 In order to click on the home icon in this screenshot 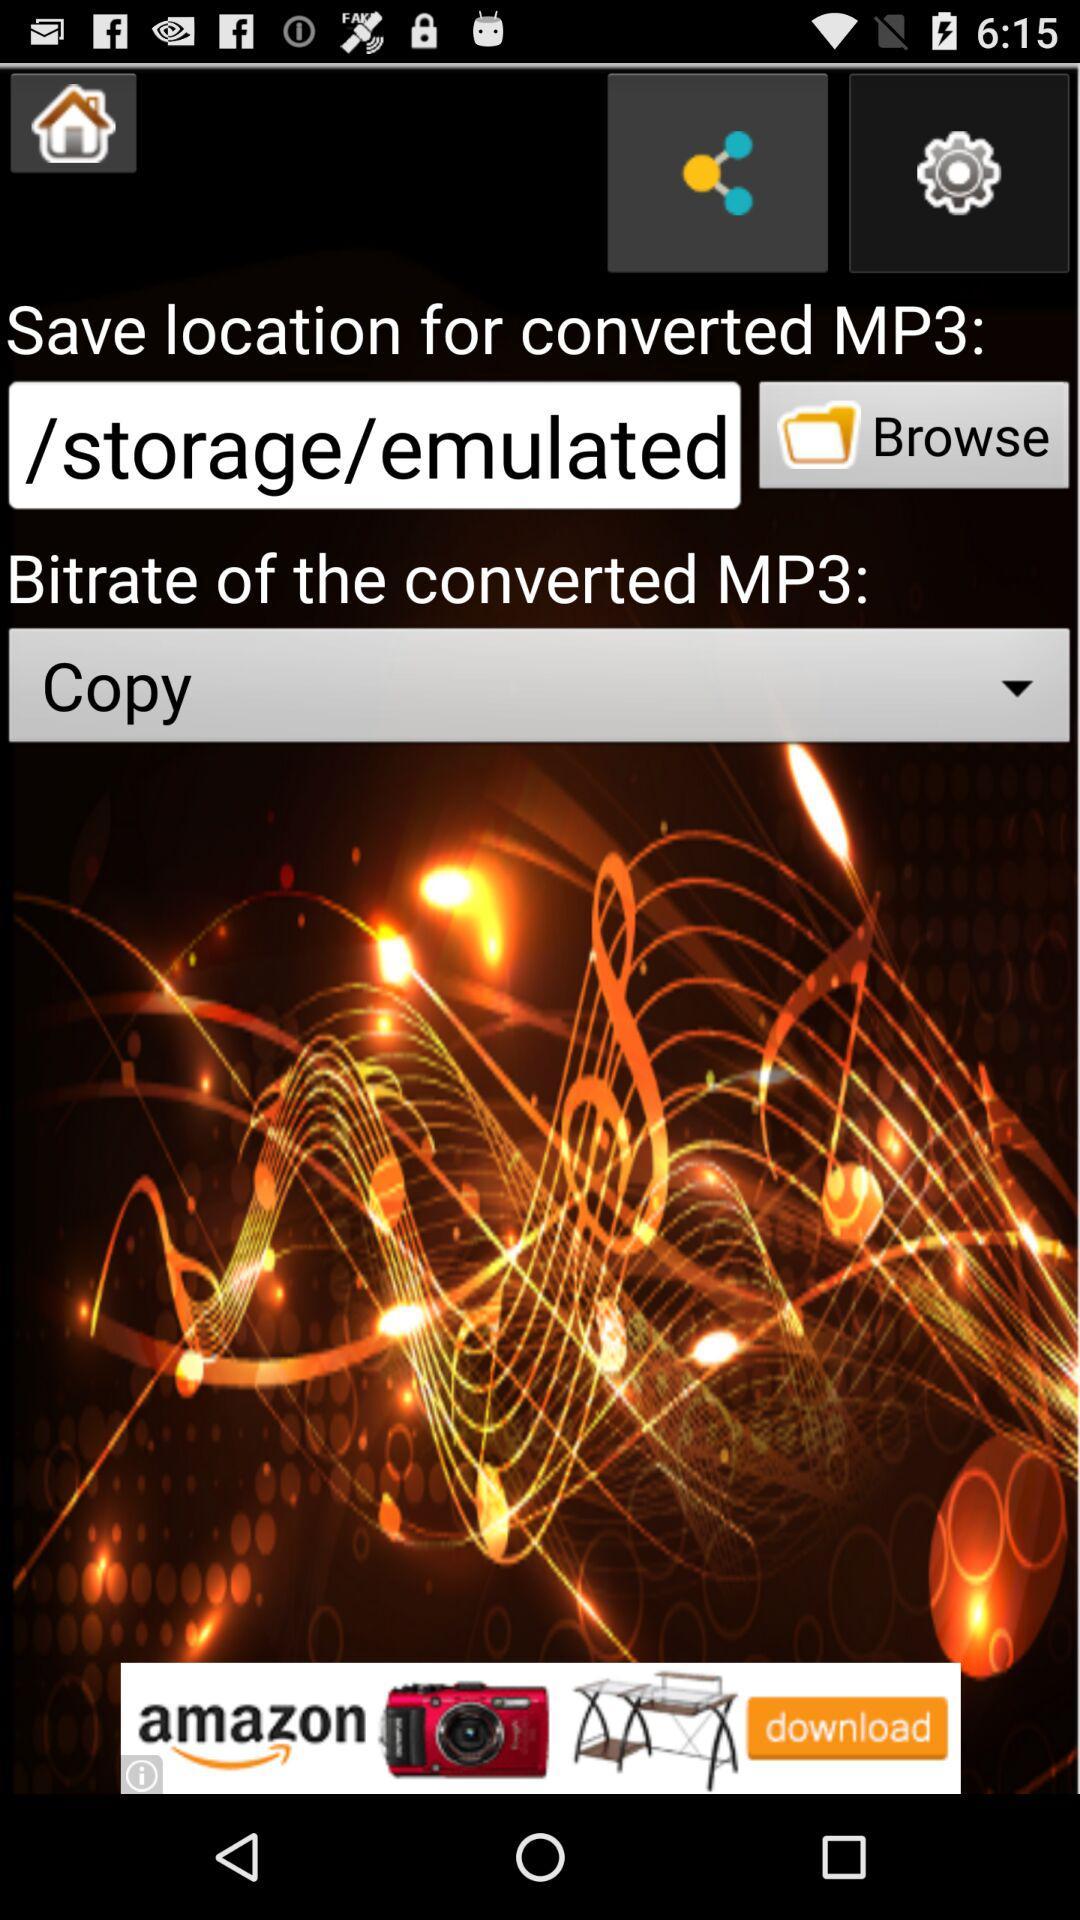, I will do `click(72, 131)`.